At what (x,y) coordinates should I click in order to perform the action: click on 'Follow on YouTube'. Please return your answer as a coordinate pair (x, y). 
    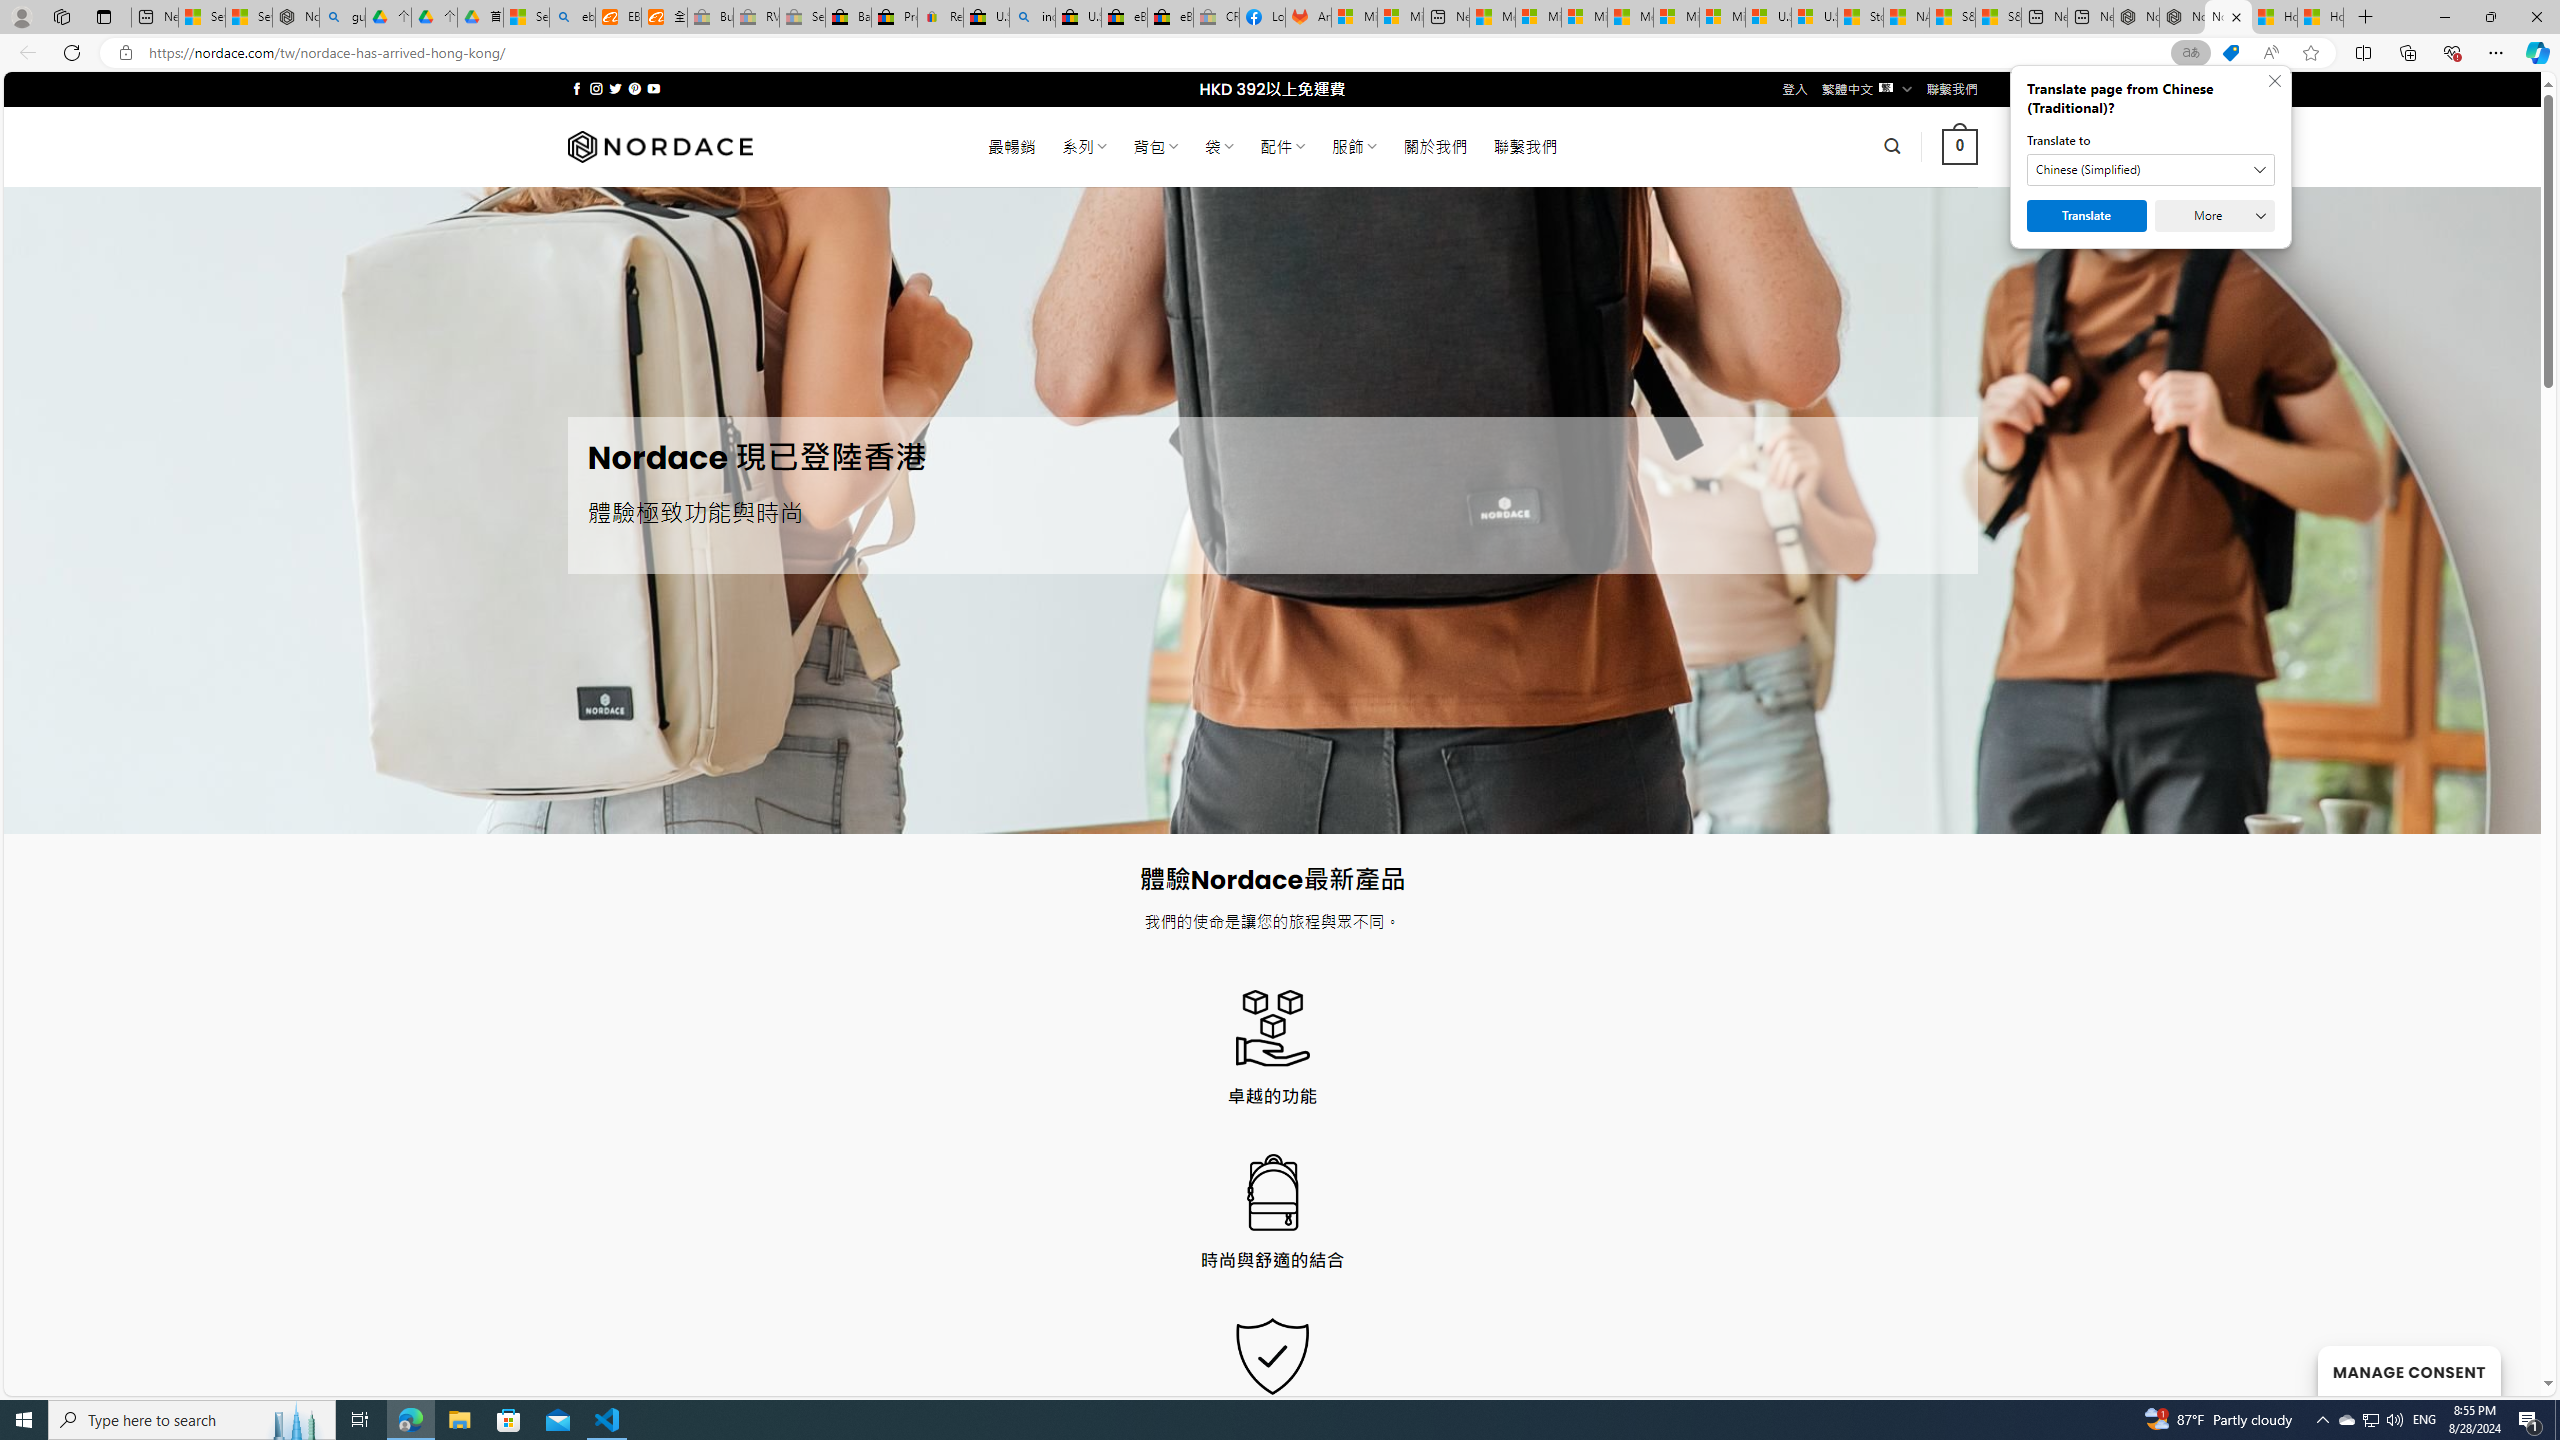
    Looking at the image, I should click on (653, 88).